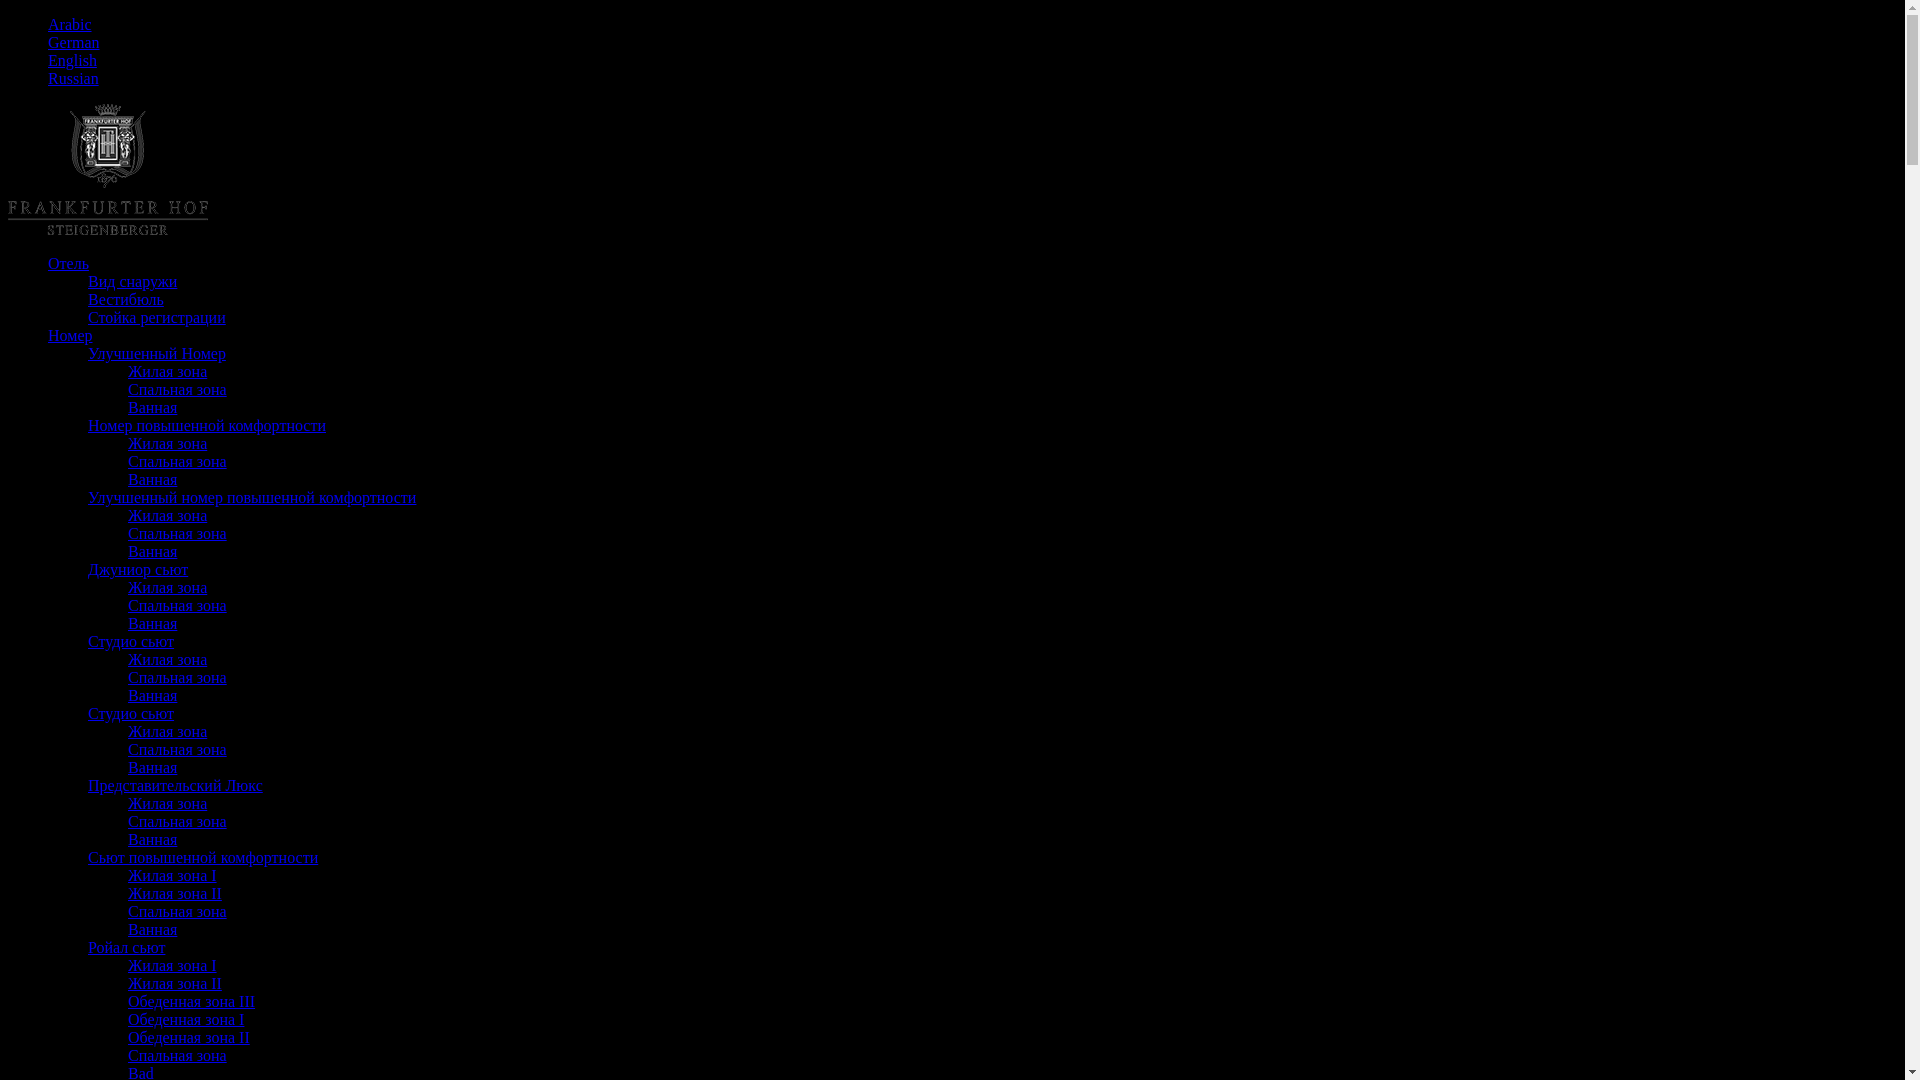 Image resolution: width=1920 pixels, height=1080 pixels. Describe the element at coordinates (48, 59) in the screenshot. I see `'English'` at that location.